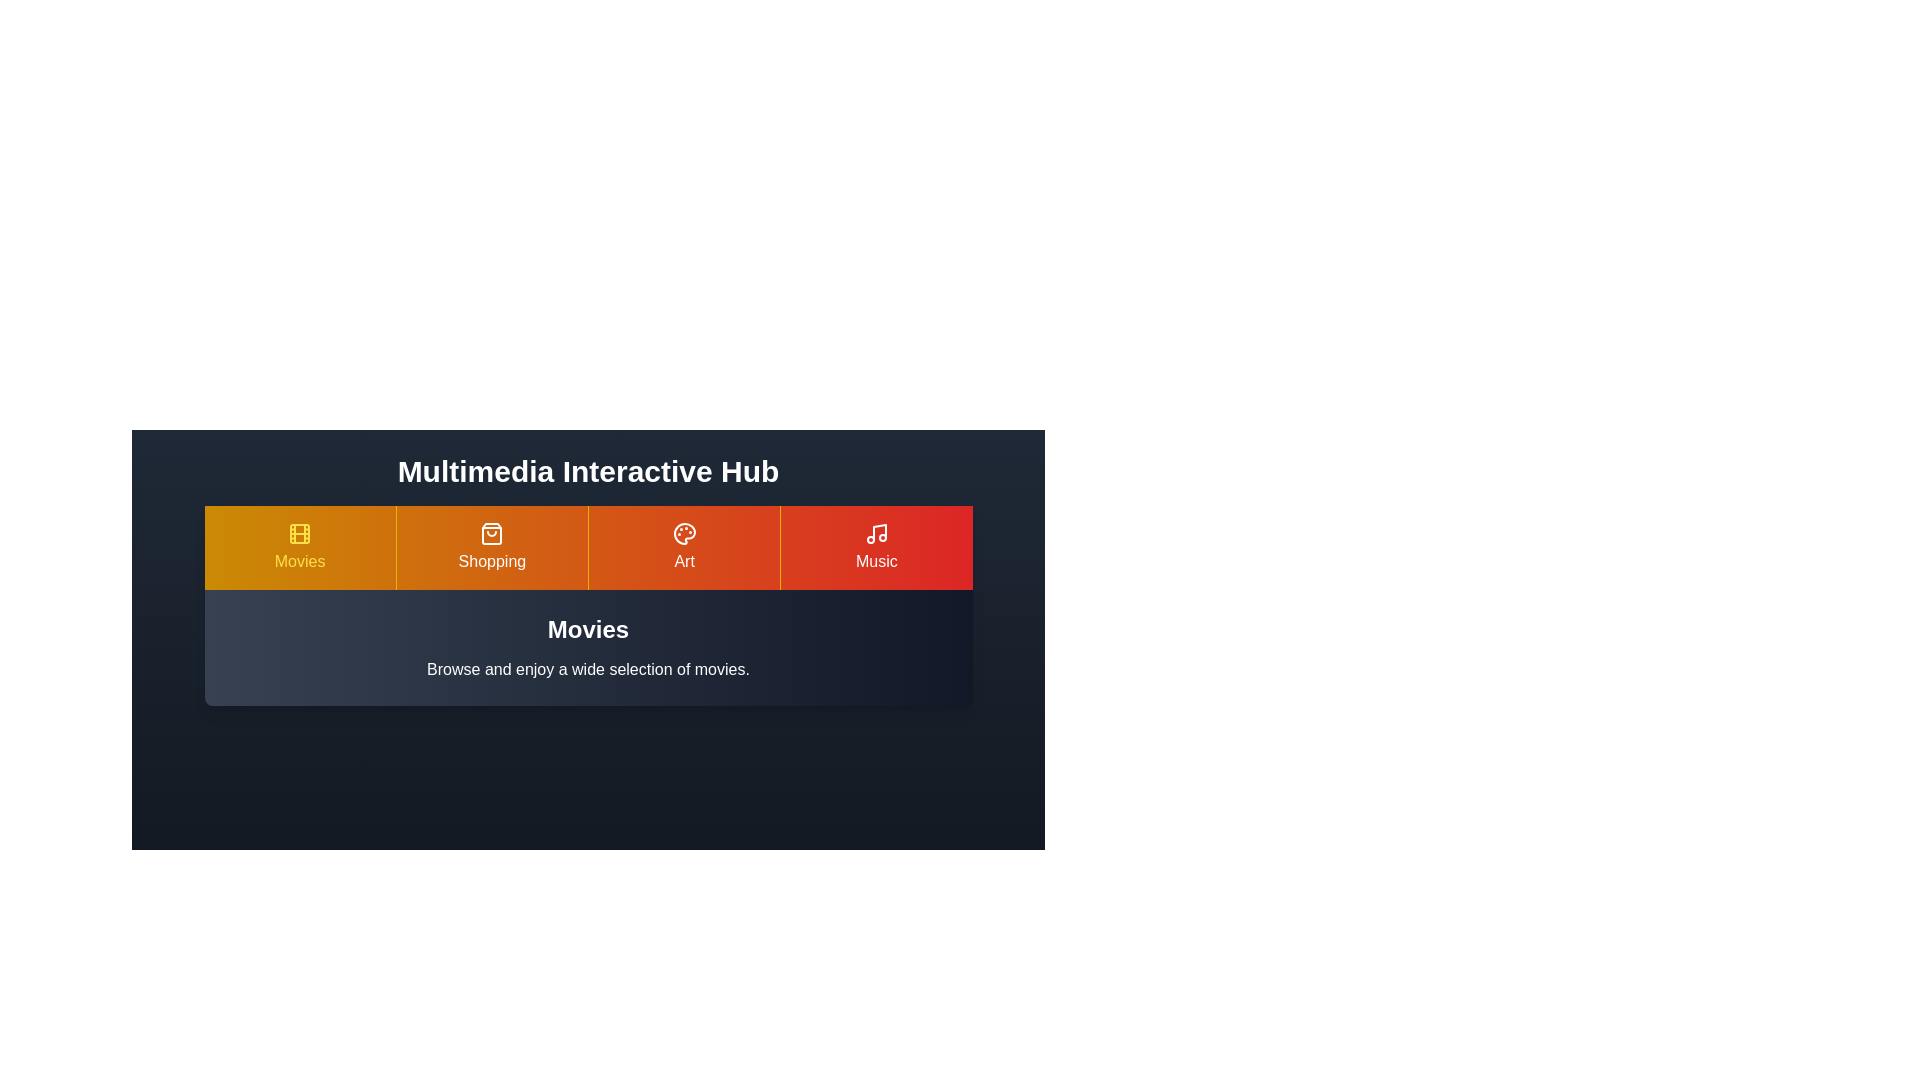 The width and height of the screenshot is (1920, 1080). What do you see at coordinates (684, 547) in the screenshot?
I see `the Art tab to explore its content` at bounding box center [684, 547].